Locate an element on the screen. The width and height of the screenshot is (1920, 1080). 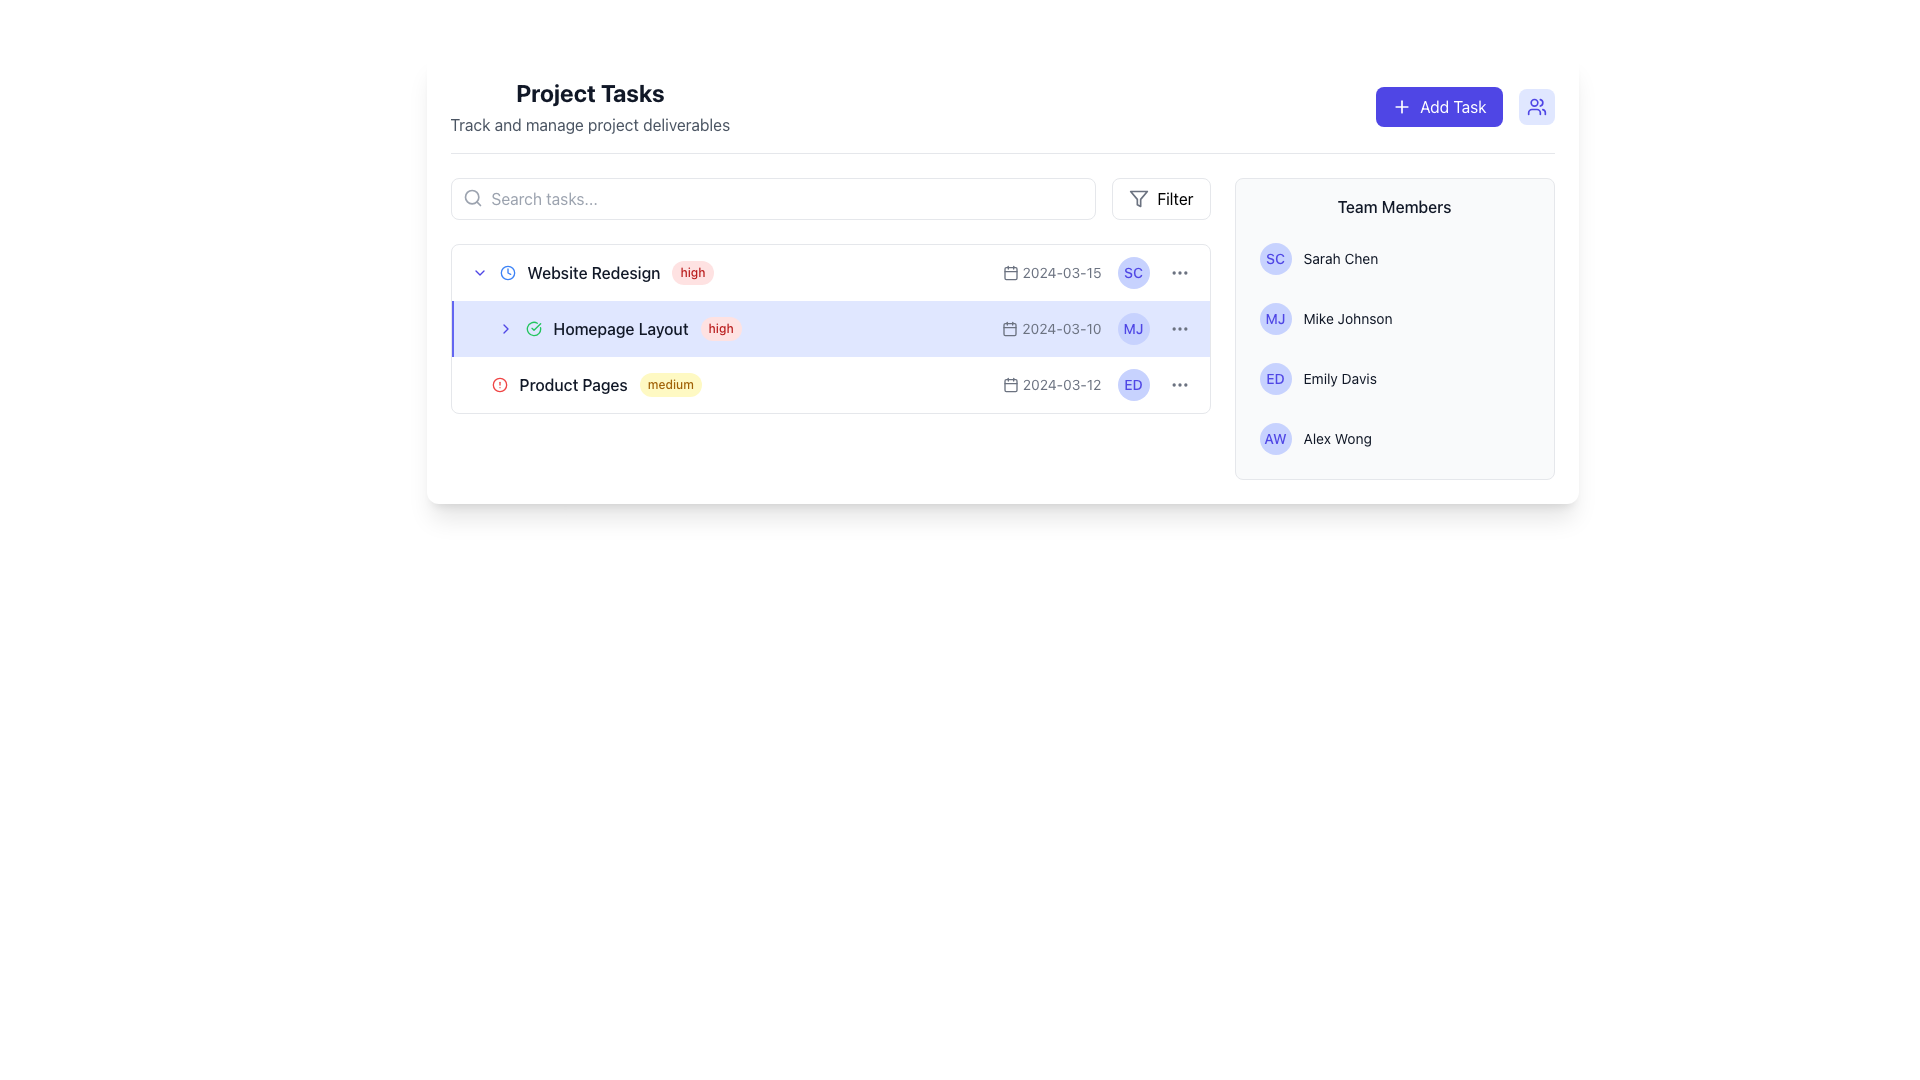
the List item that provides detailed information about the task titled 'Homepage Layout' is located at coordinates (830, 327).